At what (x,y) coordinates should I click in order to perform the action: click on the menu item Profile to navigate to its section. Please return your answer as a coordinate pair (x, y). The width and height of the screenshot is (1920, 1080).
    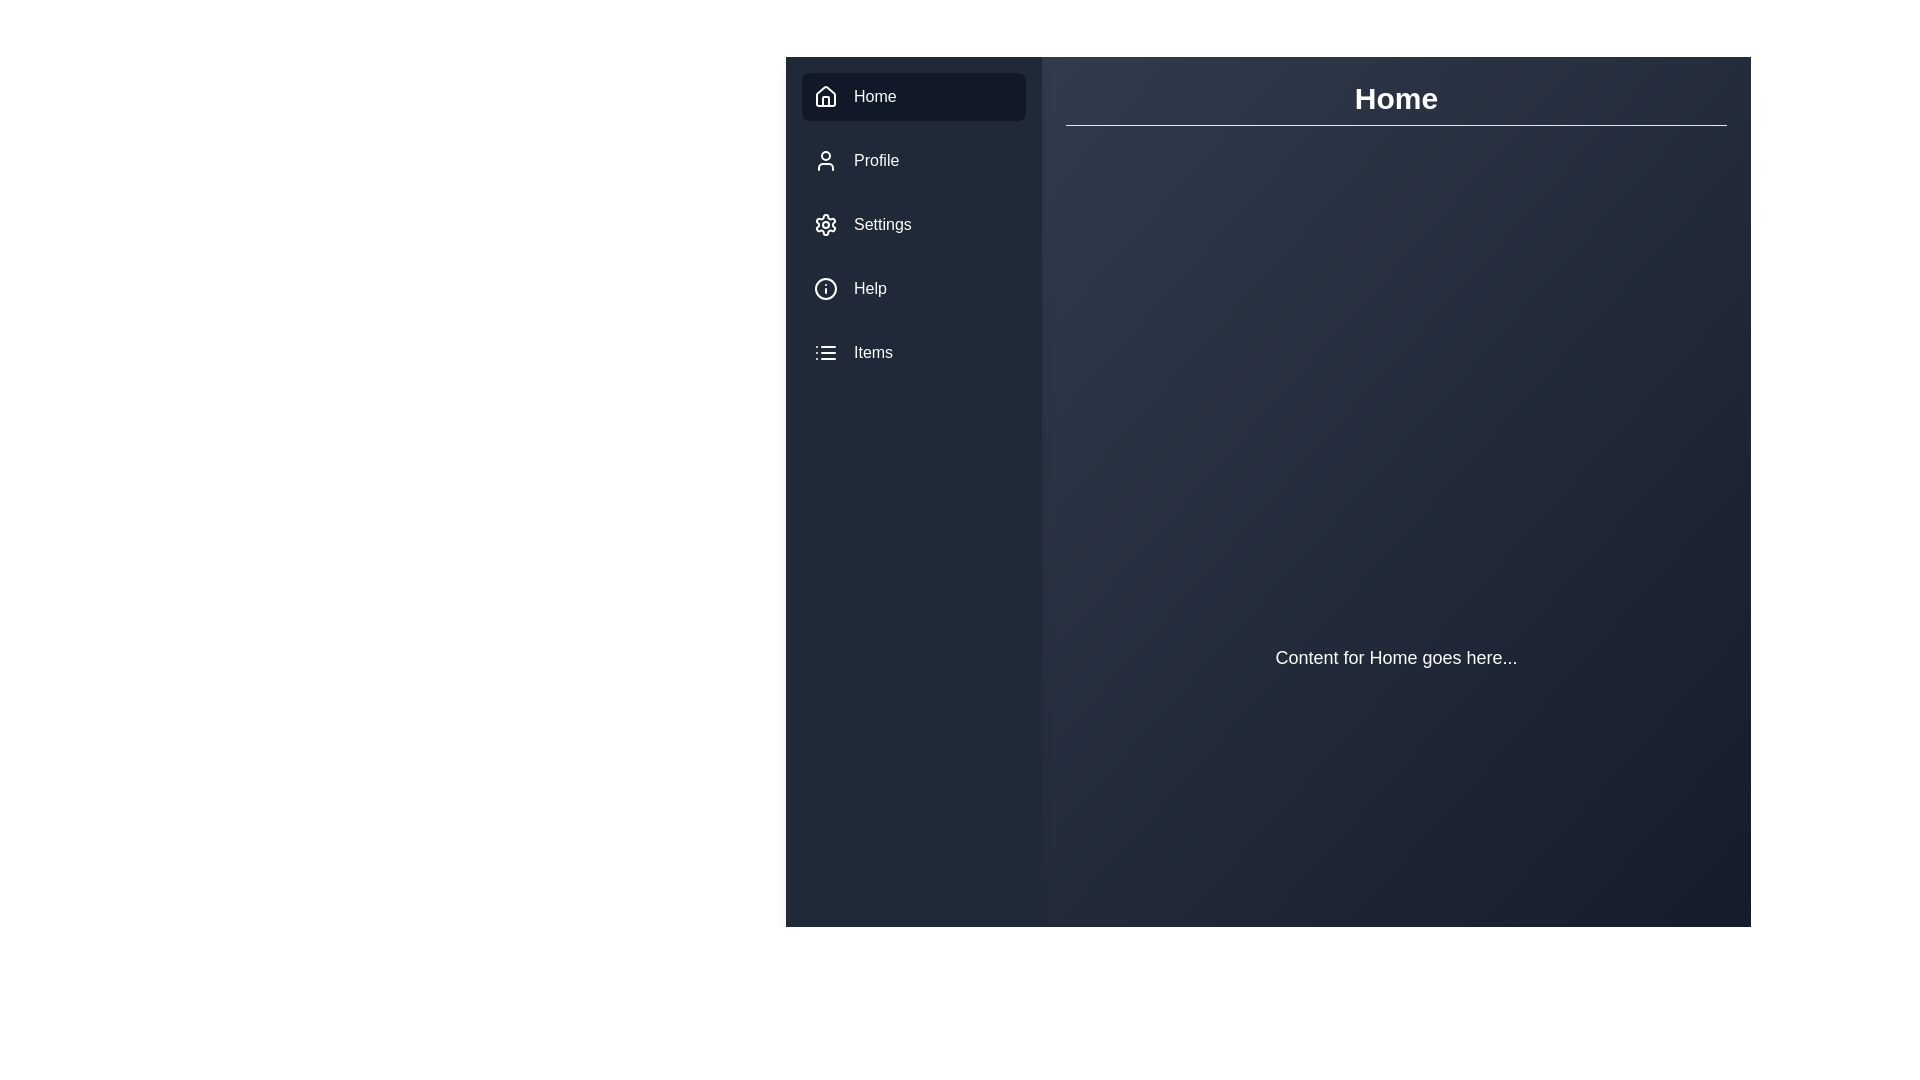
    Looking at the image, I should click on (912, 160).